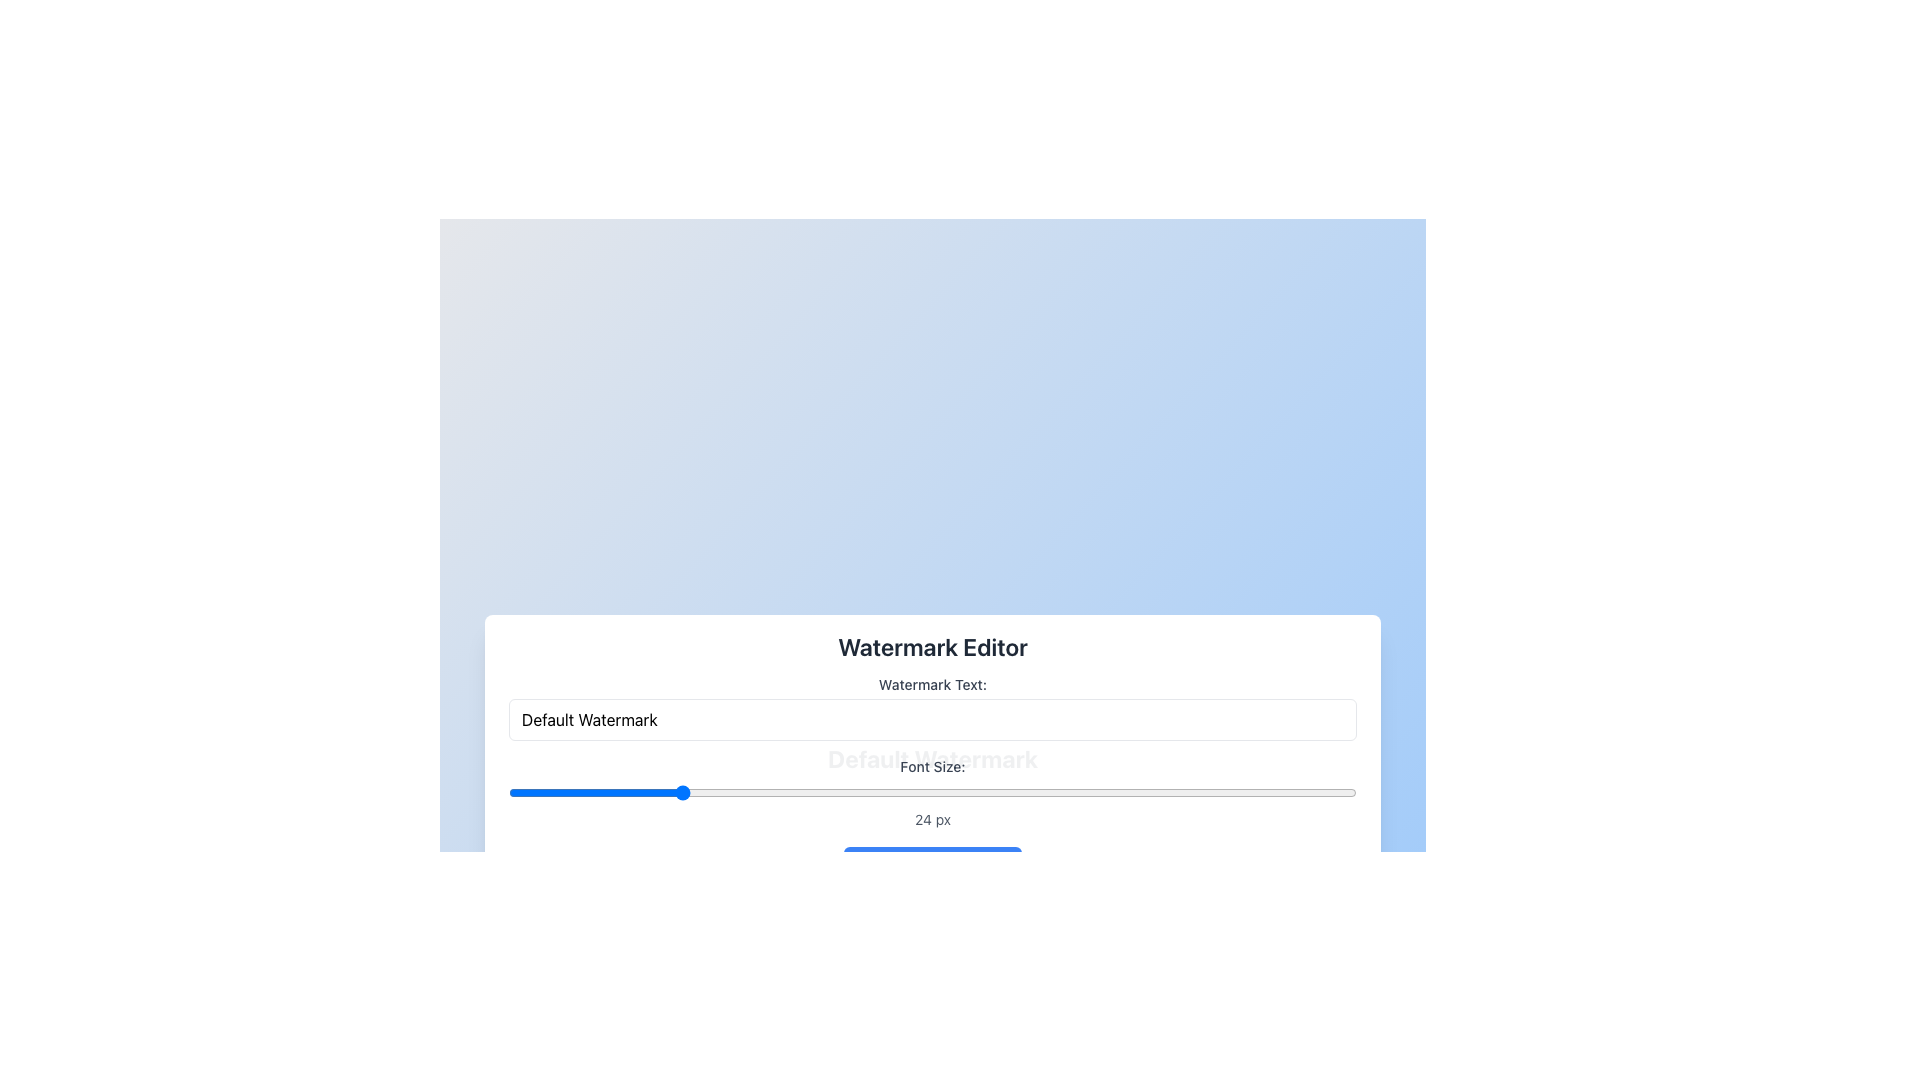  Describe the element at coordinates (654, 792) in the screenshot. I see `the font size` at that location.